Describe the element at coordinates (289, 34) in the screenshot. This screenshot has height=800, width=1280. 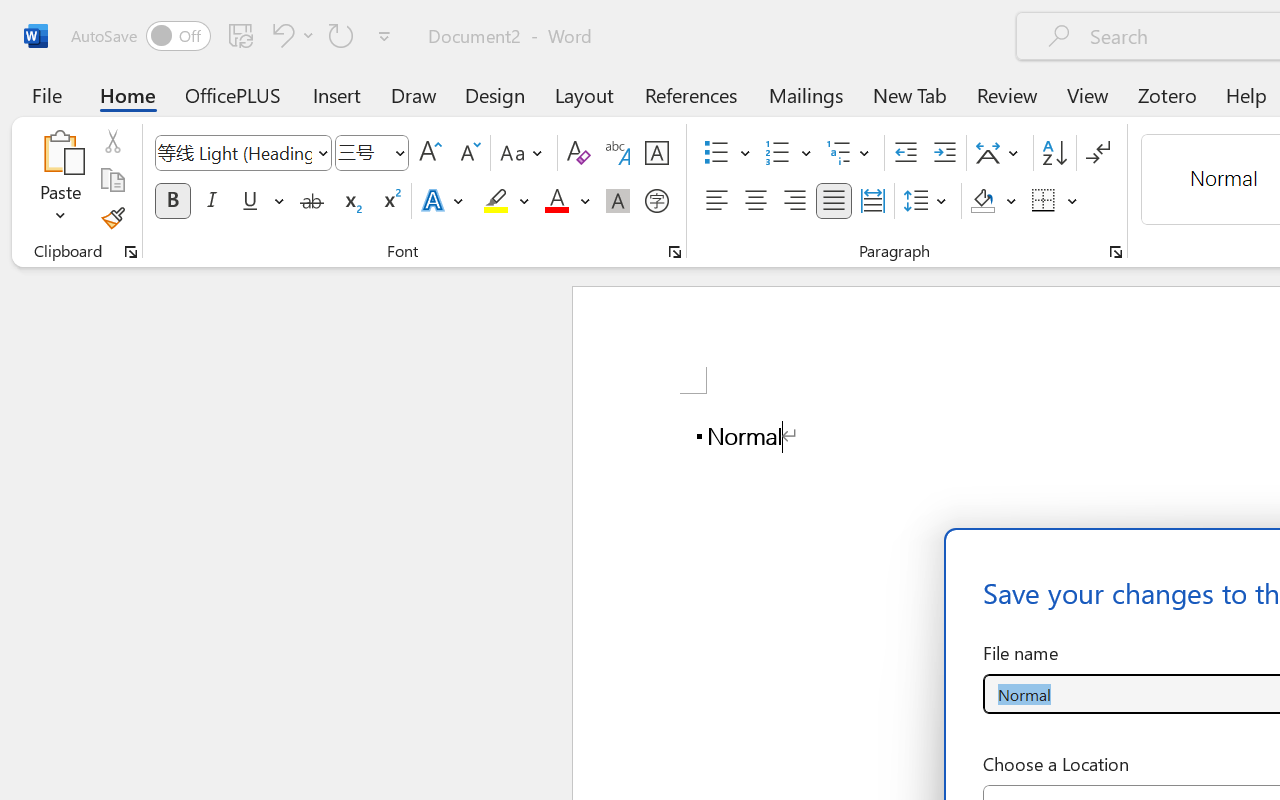
I see `'Undo Typing'` at that location.